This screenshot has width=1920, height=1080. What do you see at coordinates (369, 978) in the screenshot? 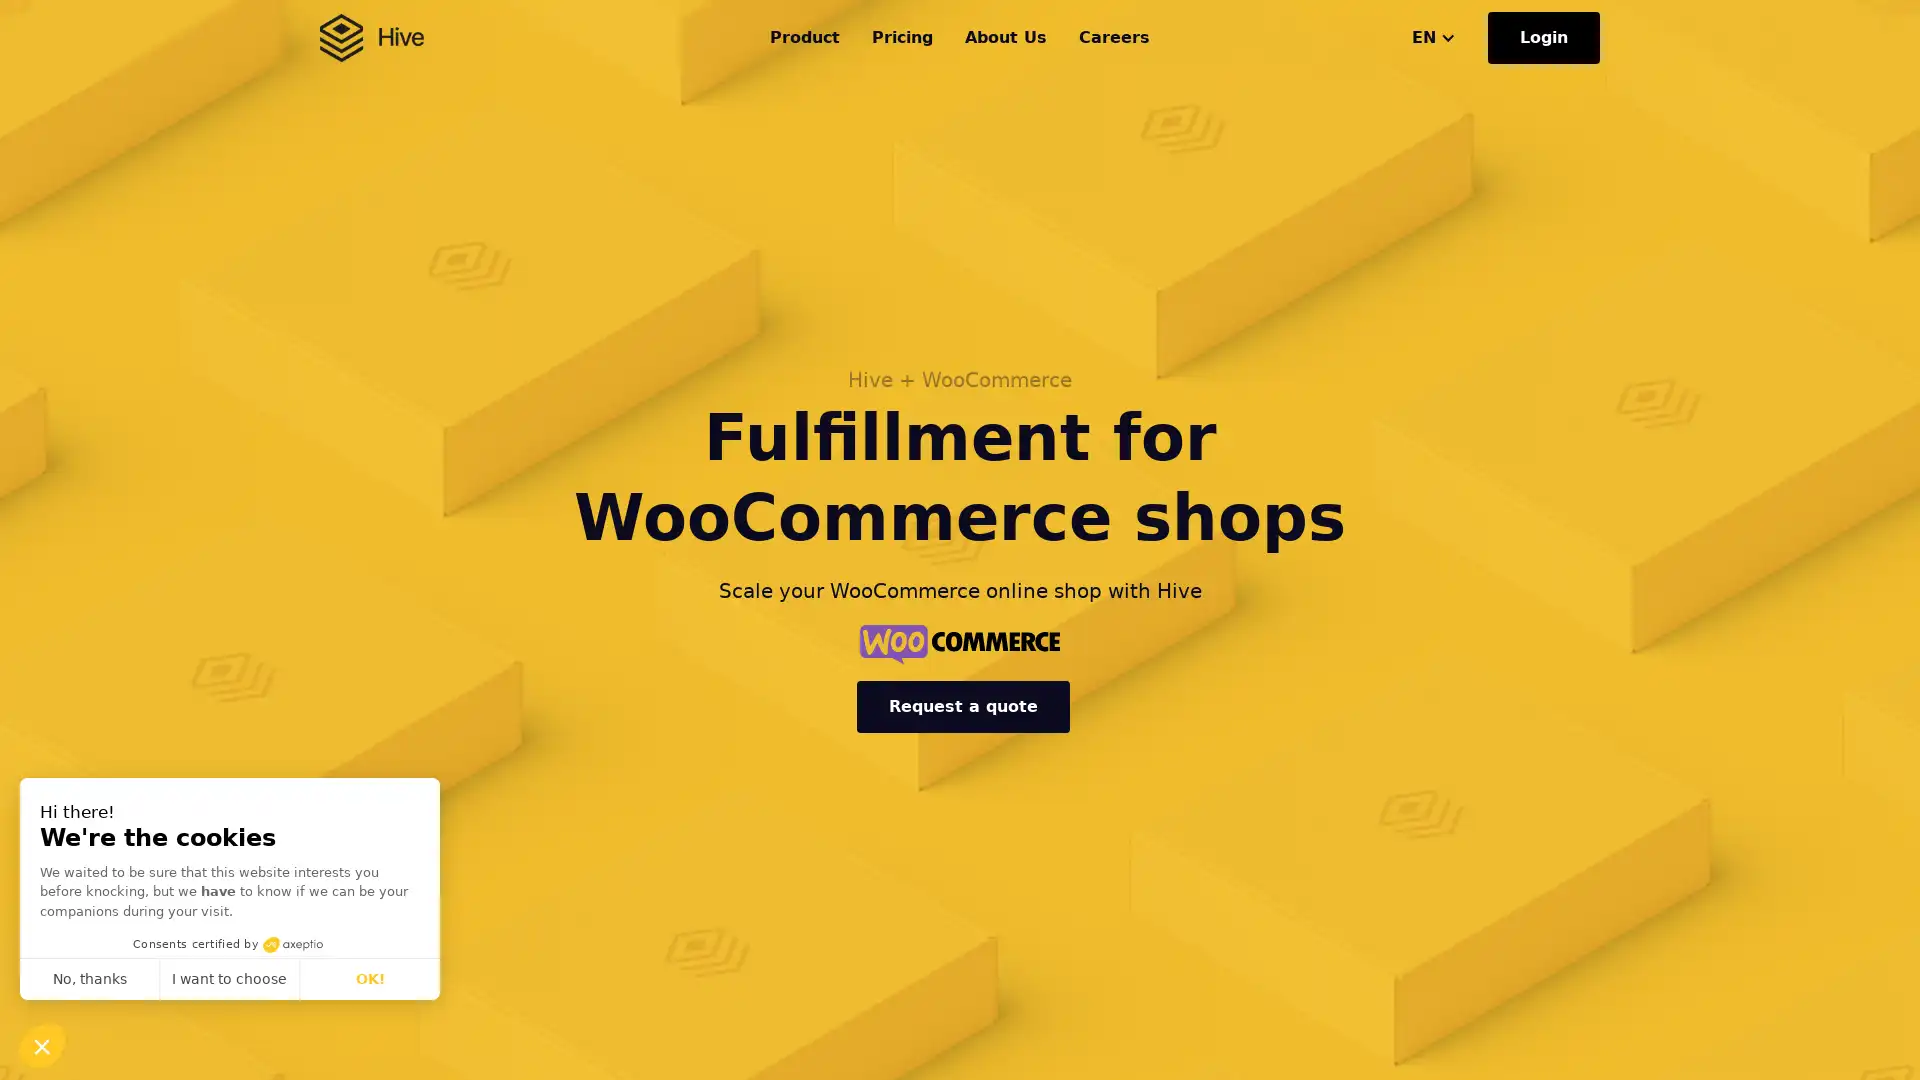
I see `OK!` at bounding box center [369, 978].